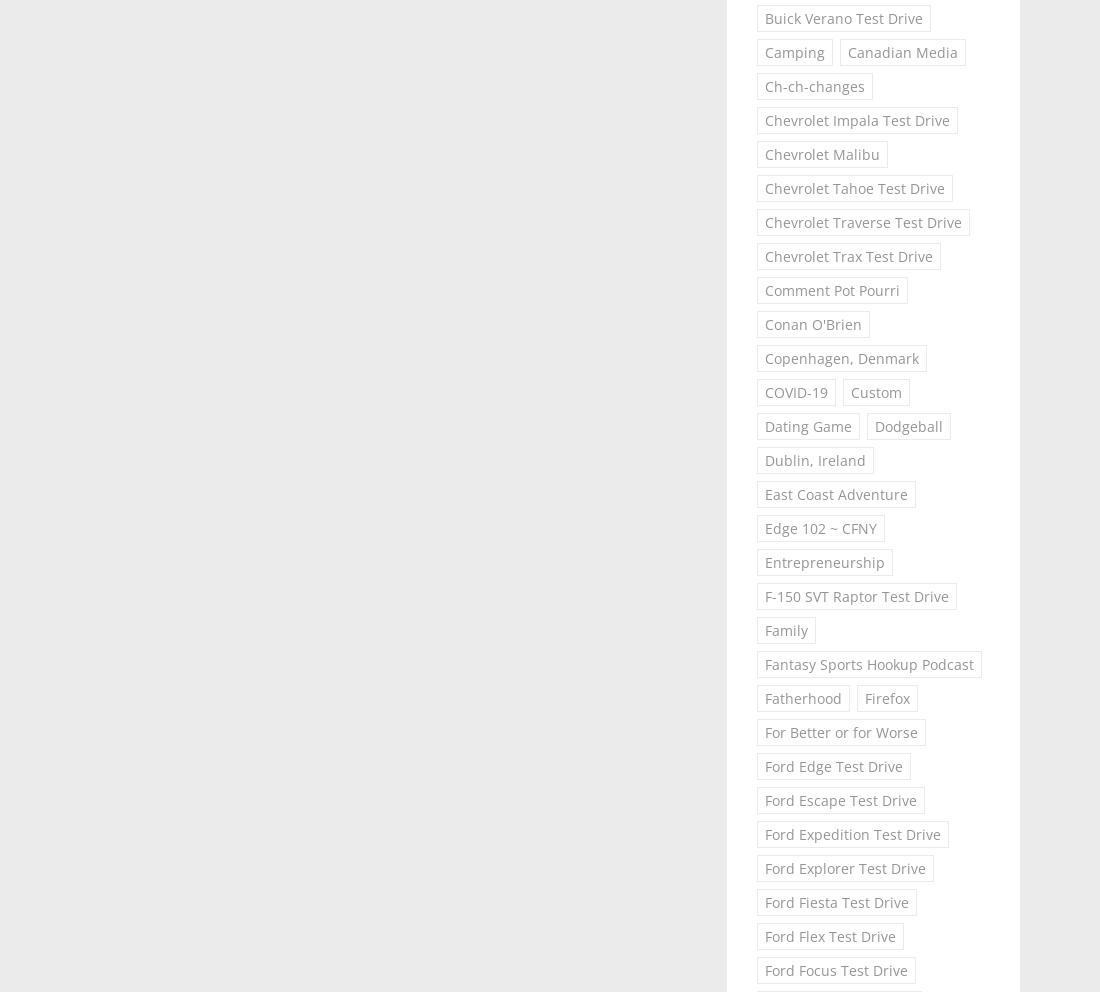 Image resolution: width=1100 pixels, height=992 pixels. What do you see at coordinates (839, 357) in the screenshot?
I see `'Copenhagen, Denmark'` at bounding box center [839, 357].